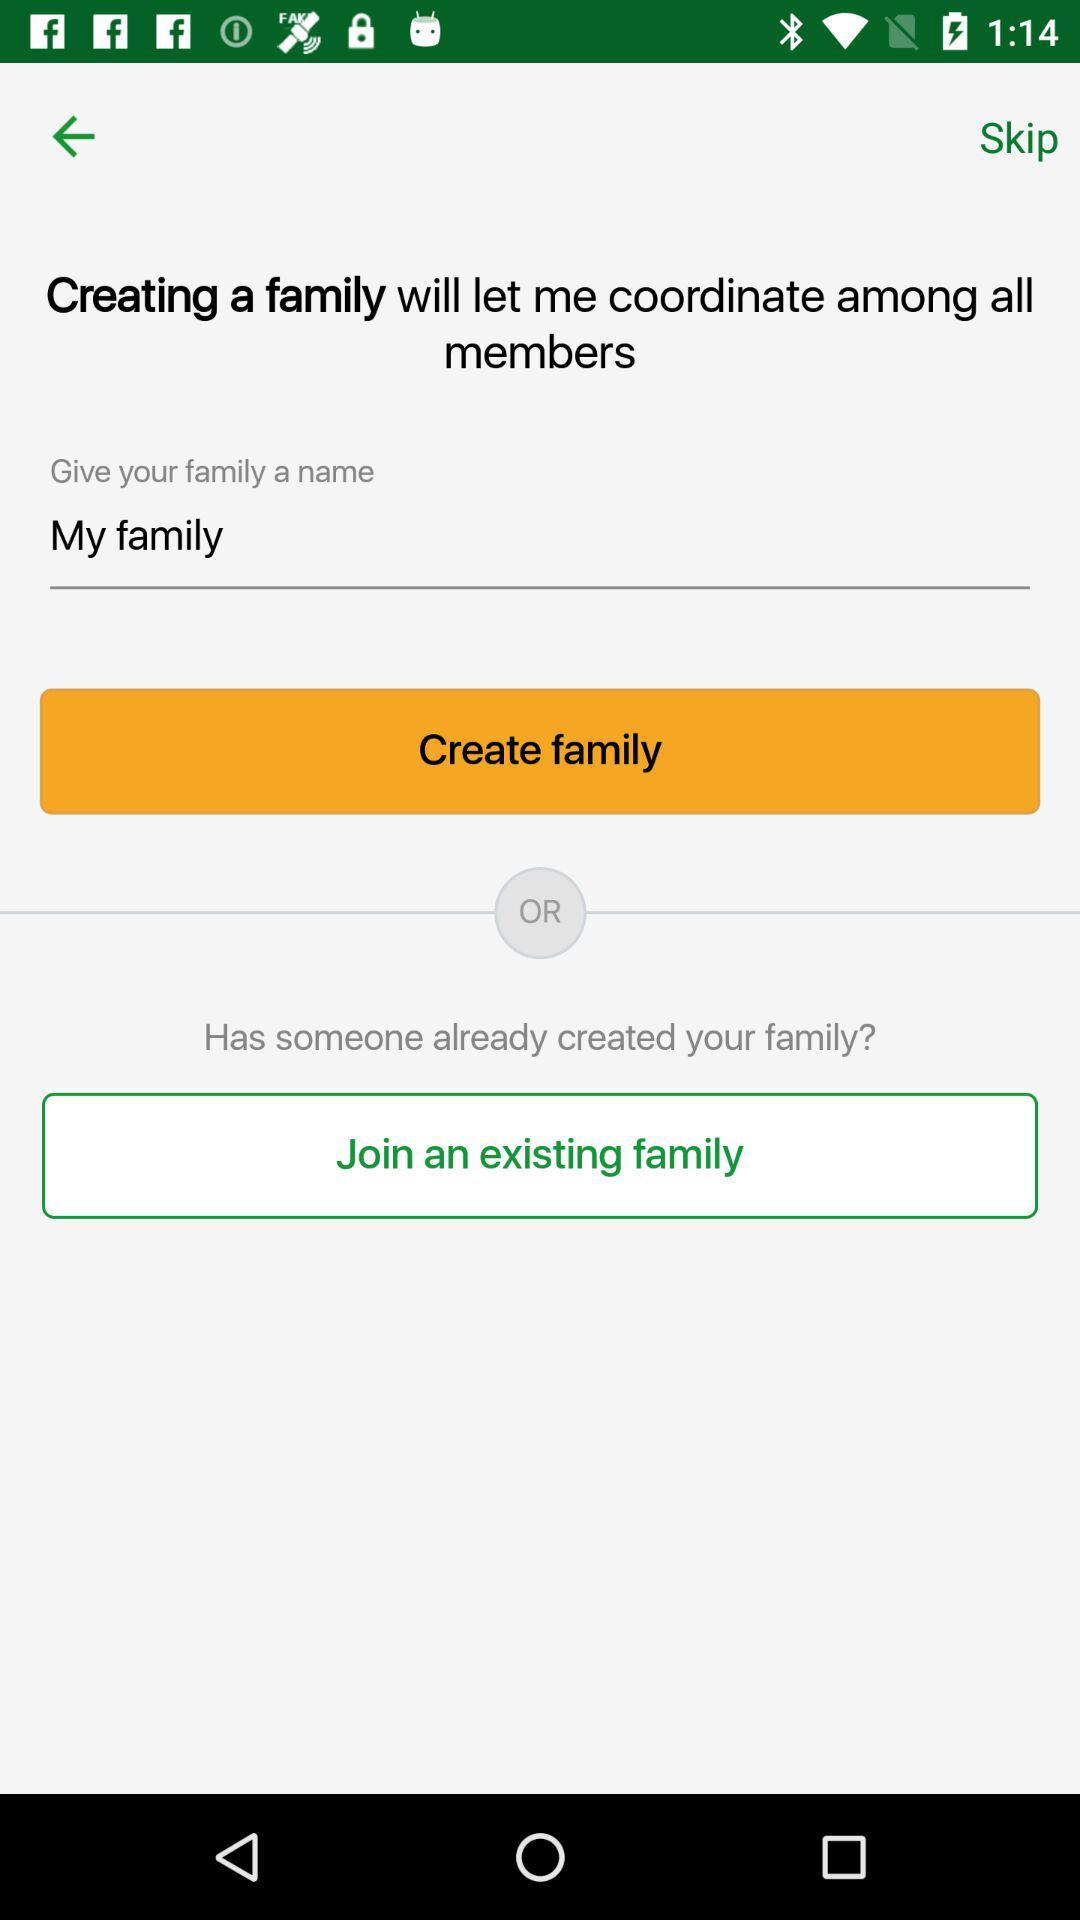  Describe the element at coordinates (72, 135) in the screenshot. I see `the icon to the left of skip item` at that location.